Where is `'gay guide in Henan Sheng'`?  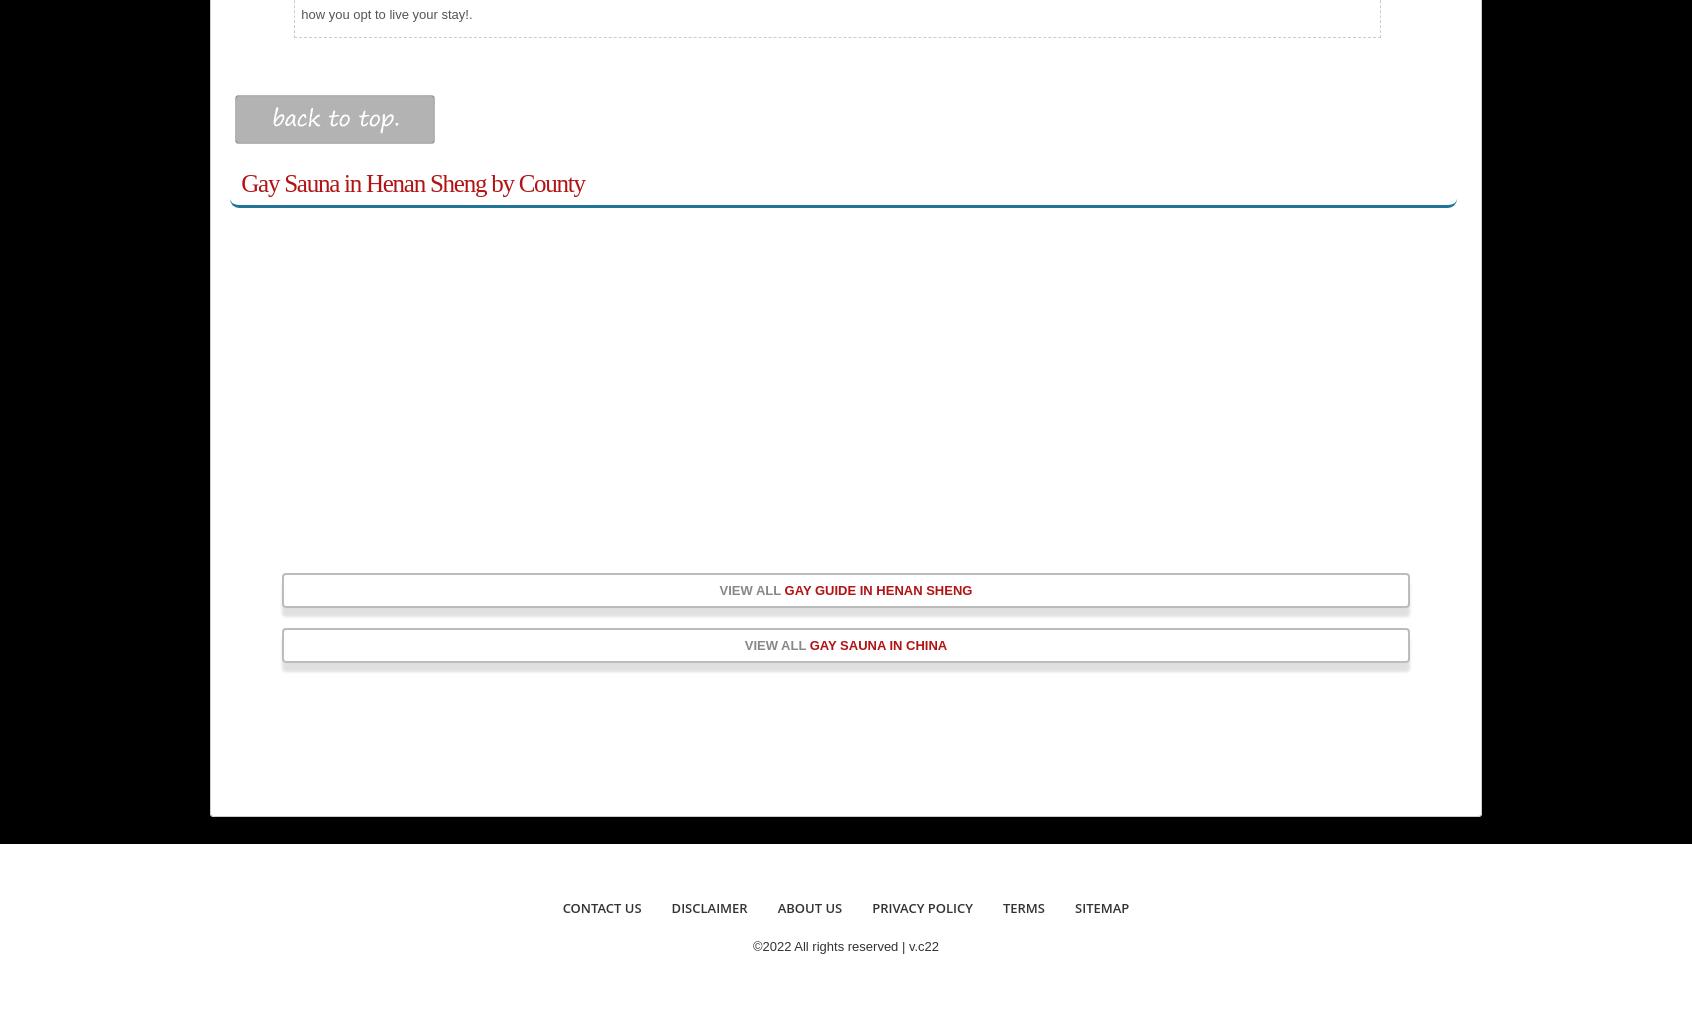 'gay guide in Henan Sheng' is located at coordinates (876, 589).